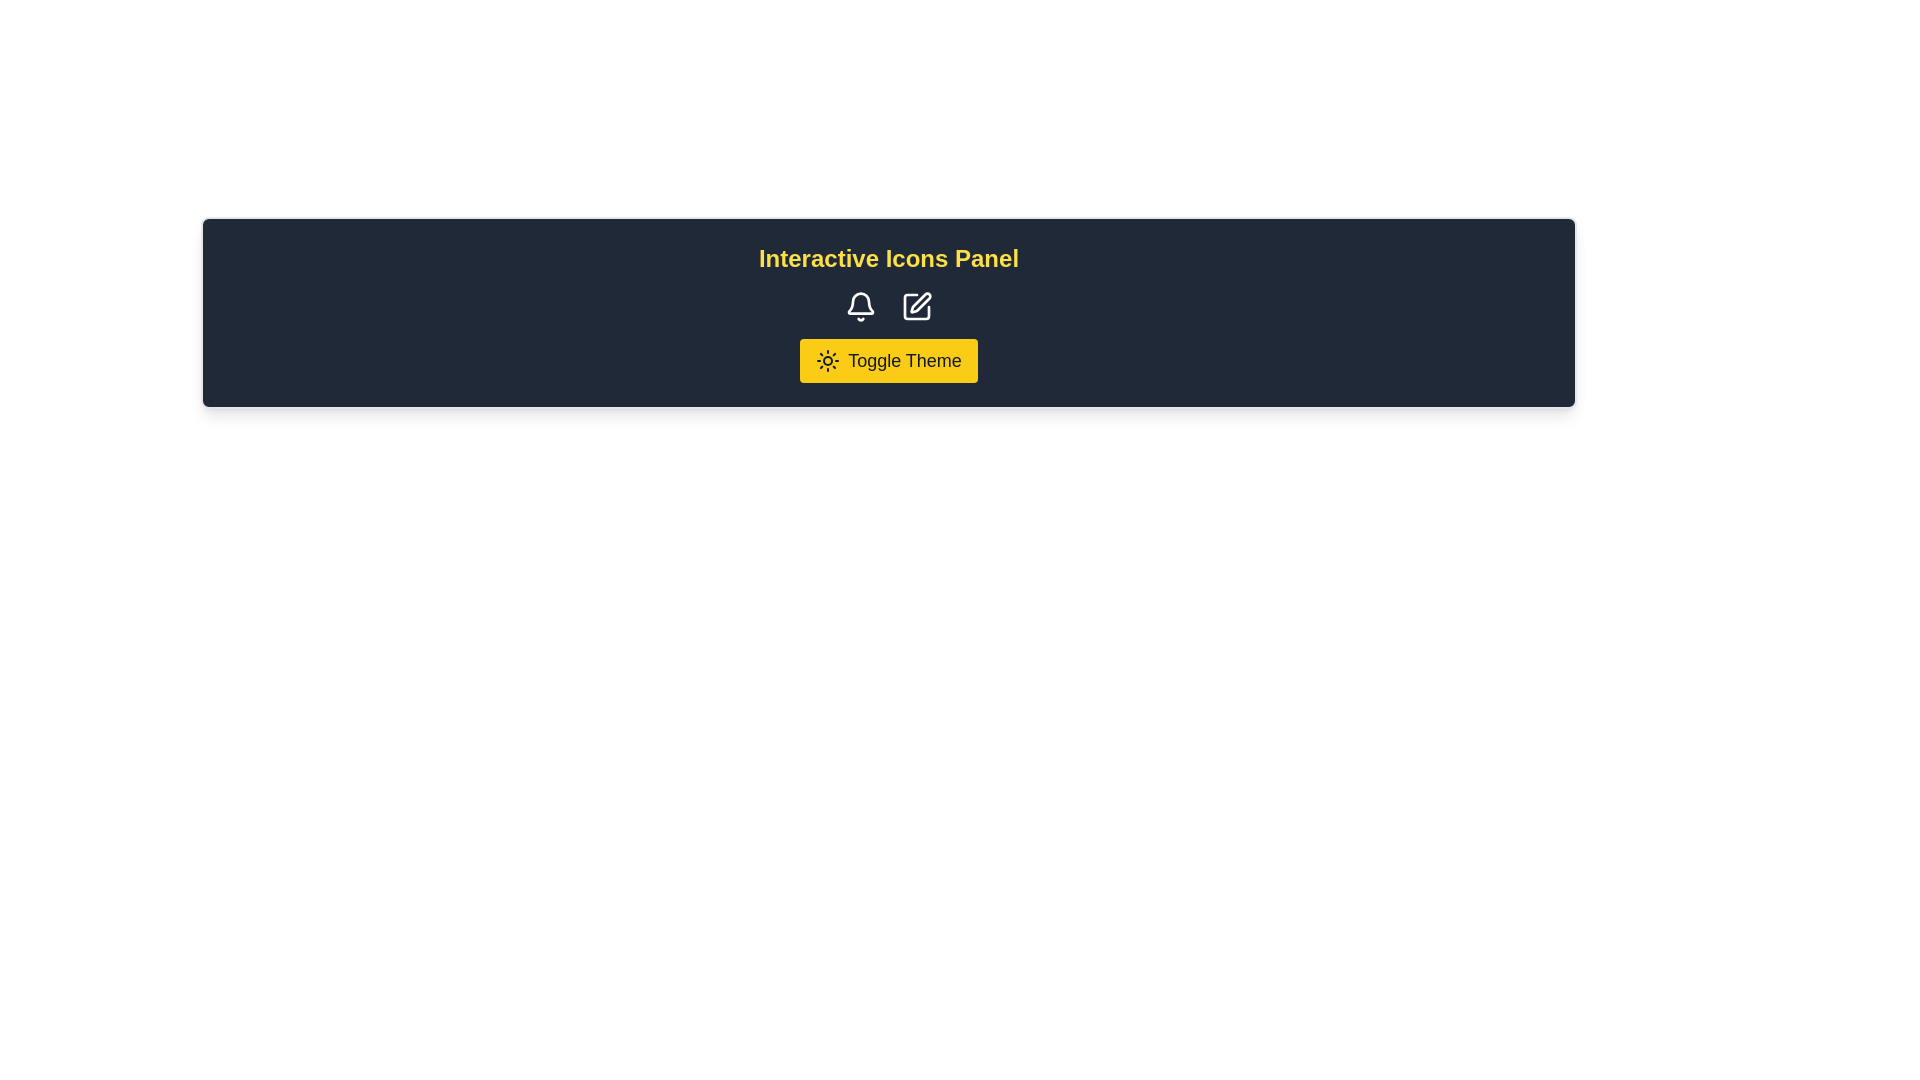 The height and width of the screenshot is (1080, 1920). Describe the element at coordinates (828, 361) in the screenshot. I see `the sun icon located inside the 'Toggle Theme' button, which is a yellow rectangular button with rounded corners, to provide visual feedback` at that location.